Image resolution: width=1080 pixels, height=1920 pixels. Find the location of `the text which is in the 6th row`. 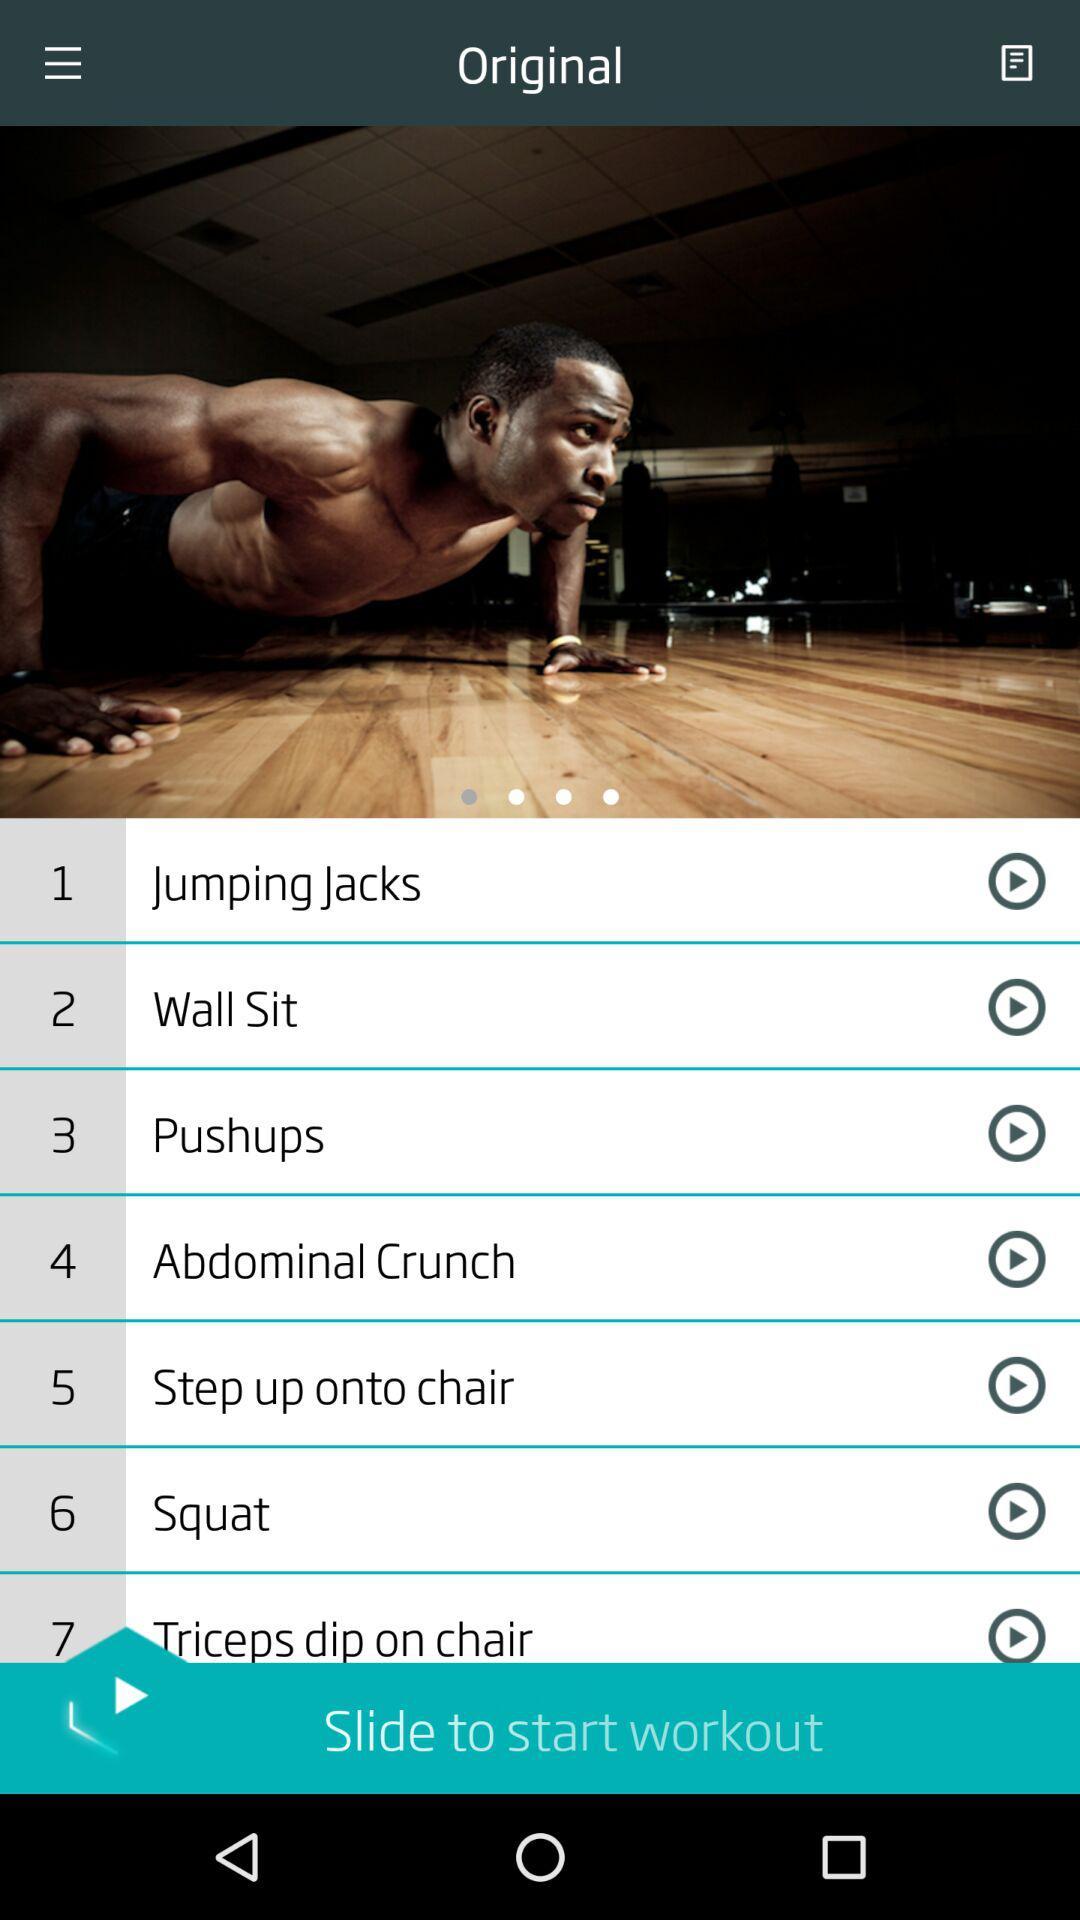

the text which is in the 6th row is located at coordinates (552, 1511).